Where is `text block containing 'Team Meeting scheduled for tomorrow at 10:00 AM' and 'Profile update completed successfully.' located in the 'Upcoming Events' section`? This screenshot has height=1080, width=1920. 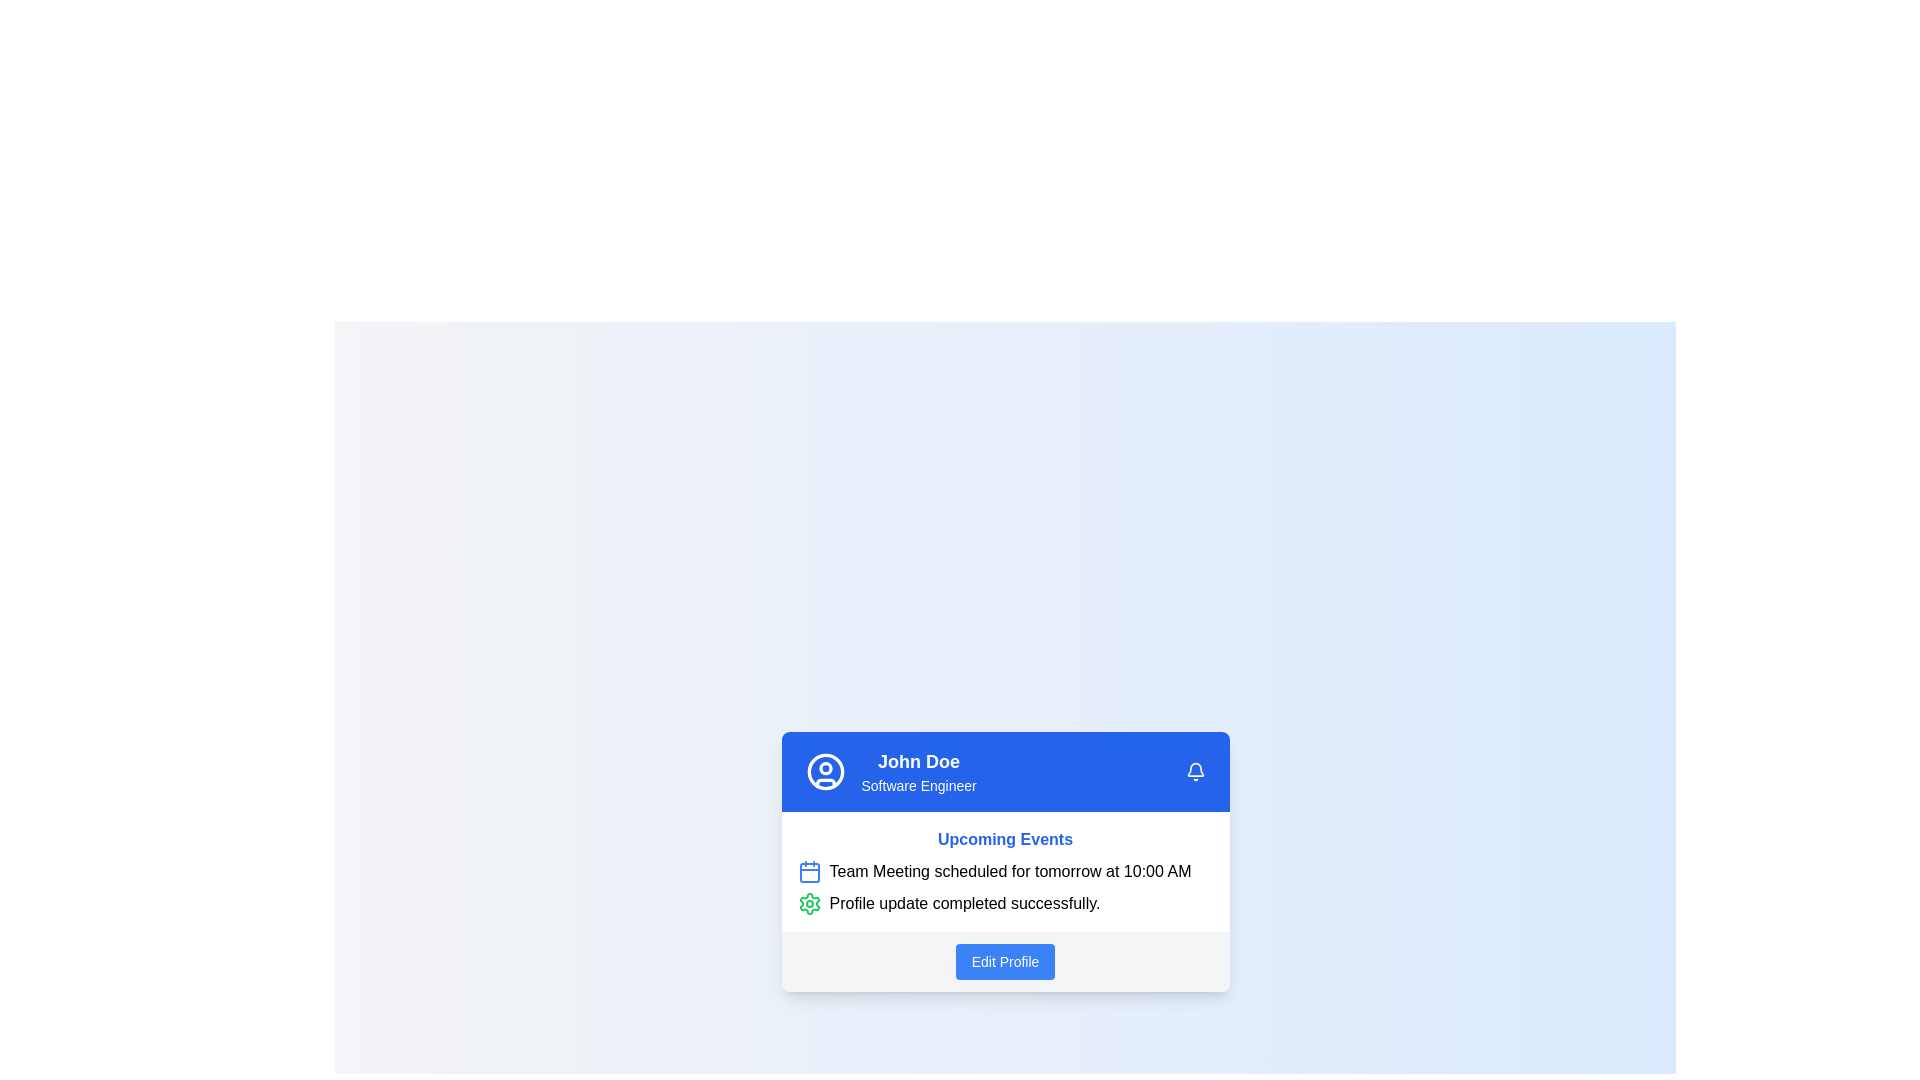 text block containing 'Team Meeting scheduled for tomorrow at 10:00 AM' and 'Profile update completed successfully.' located in the 'Upcoming Events' section is located at coordinates (1005, 886).